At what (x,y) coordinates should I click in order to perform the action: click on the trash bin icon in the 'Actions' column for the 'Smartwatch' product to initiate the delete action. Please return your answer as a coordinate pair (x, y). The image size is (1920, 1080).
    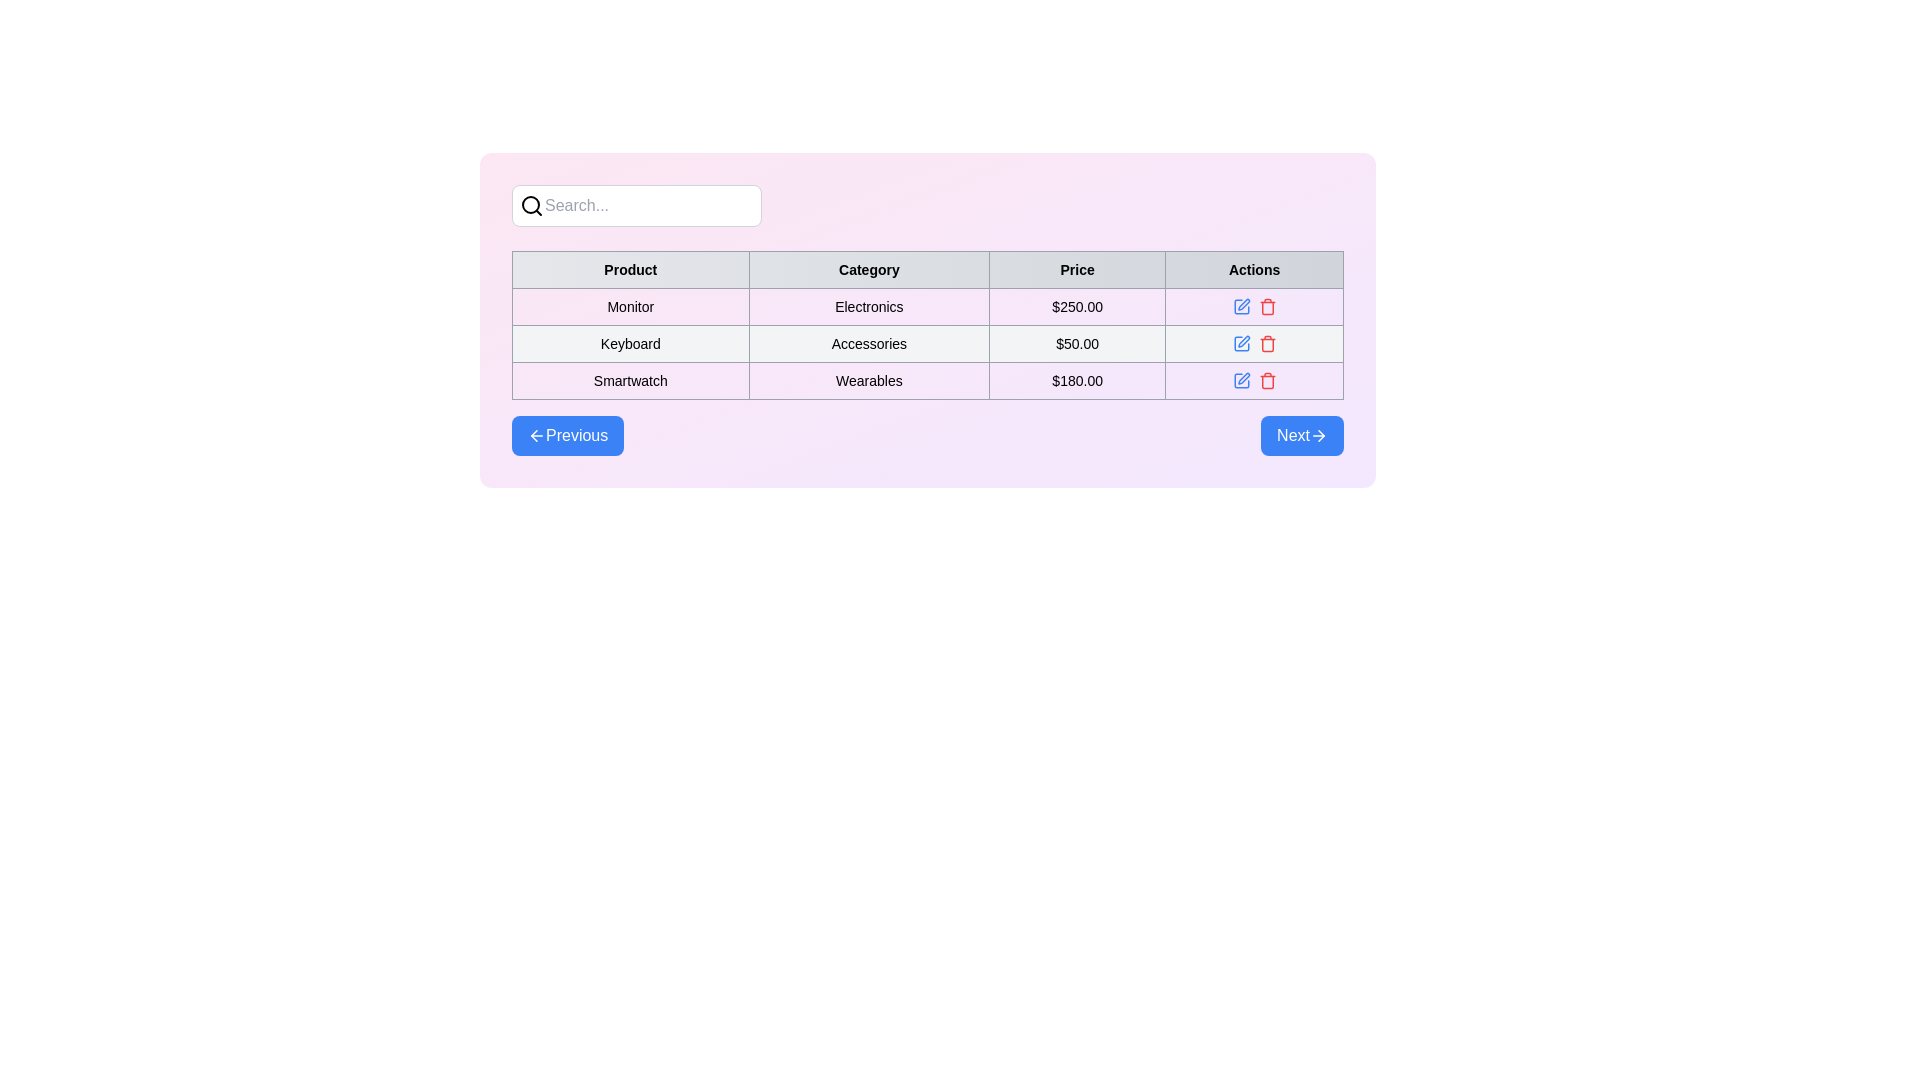
    Looking at the image, I should click on (1266, 382).